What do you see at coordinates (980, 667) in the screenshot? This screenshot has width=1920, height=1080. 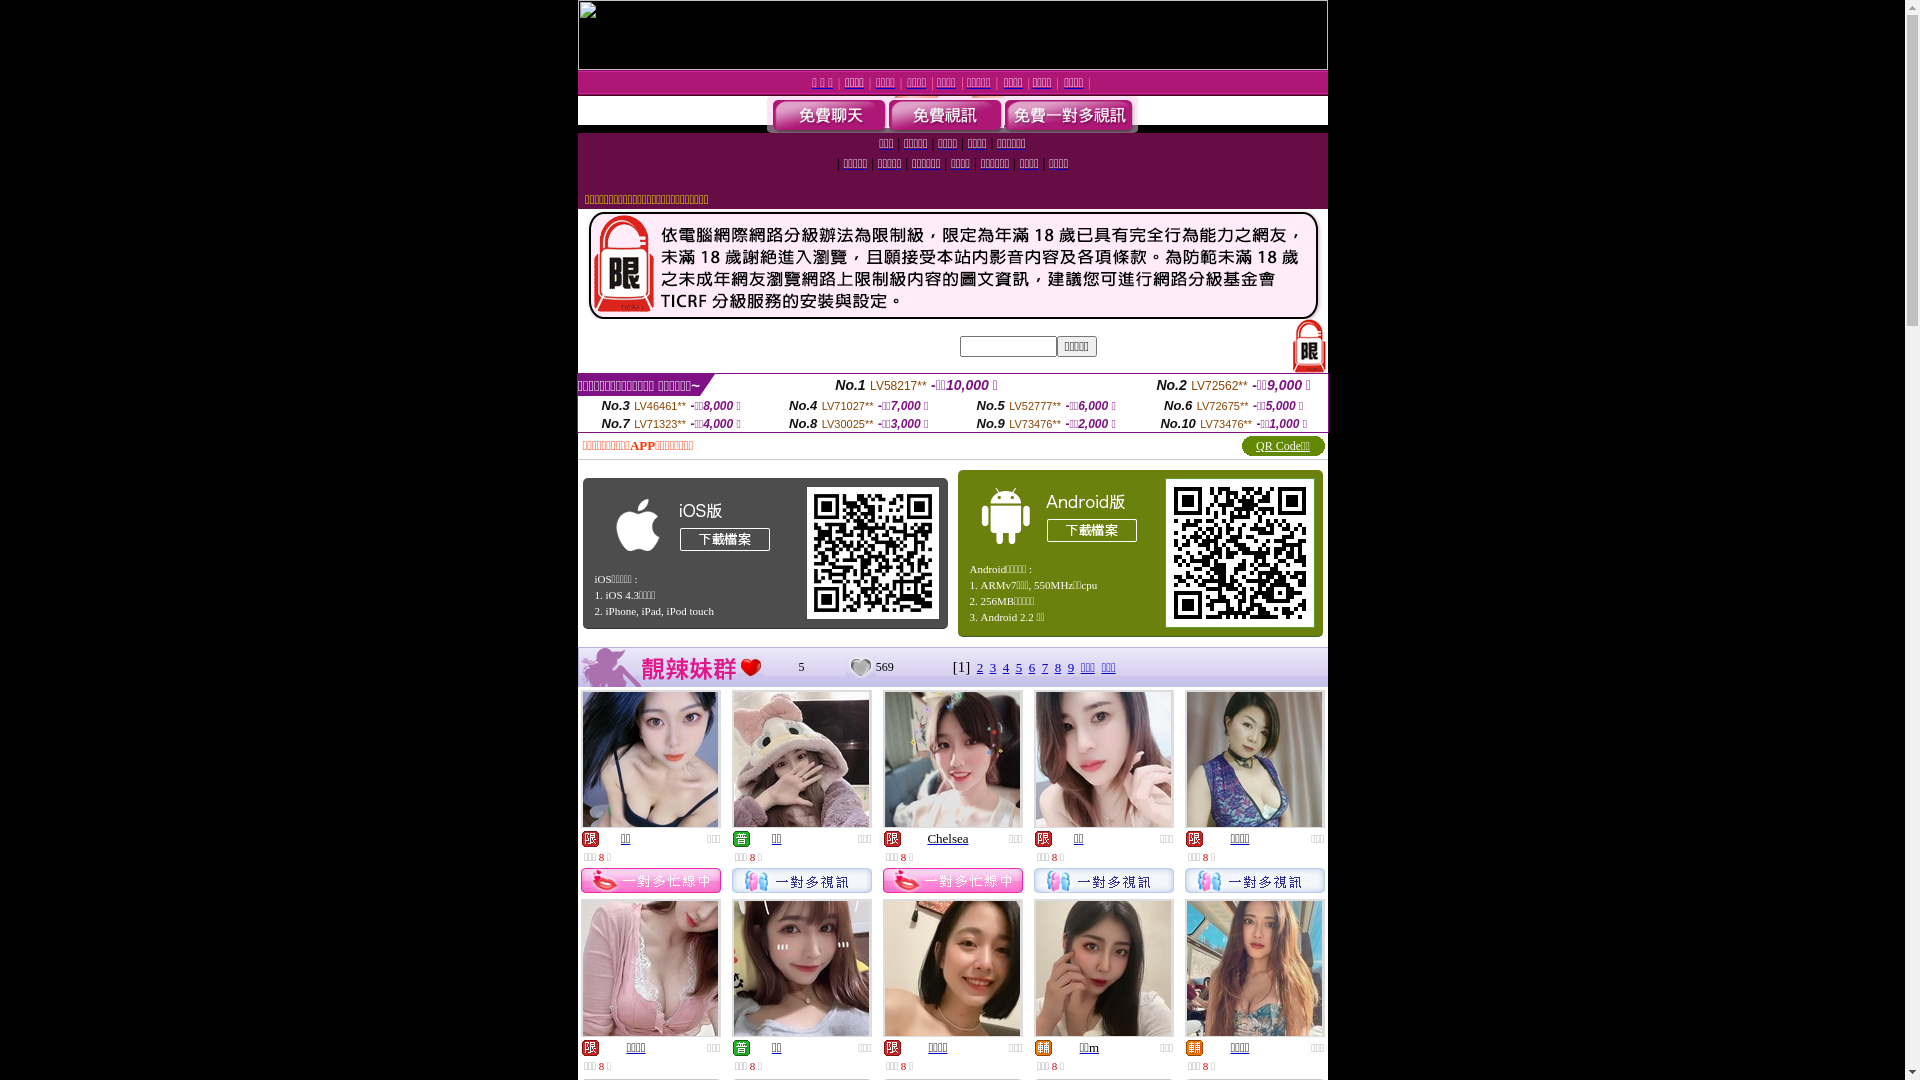 I see `'2'` at bounding box center [980, 667].